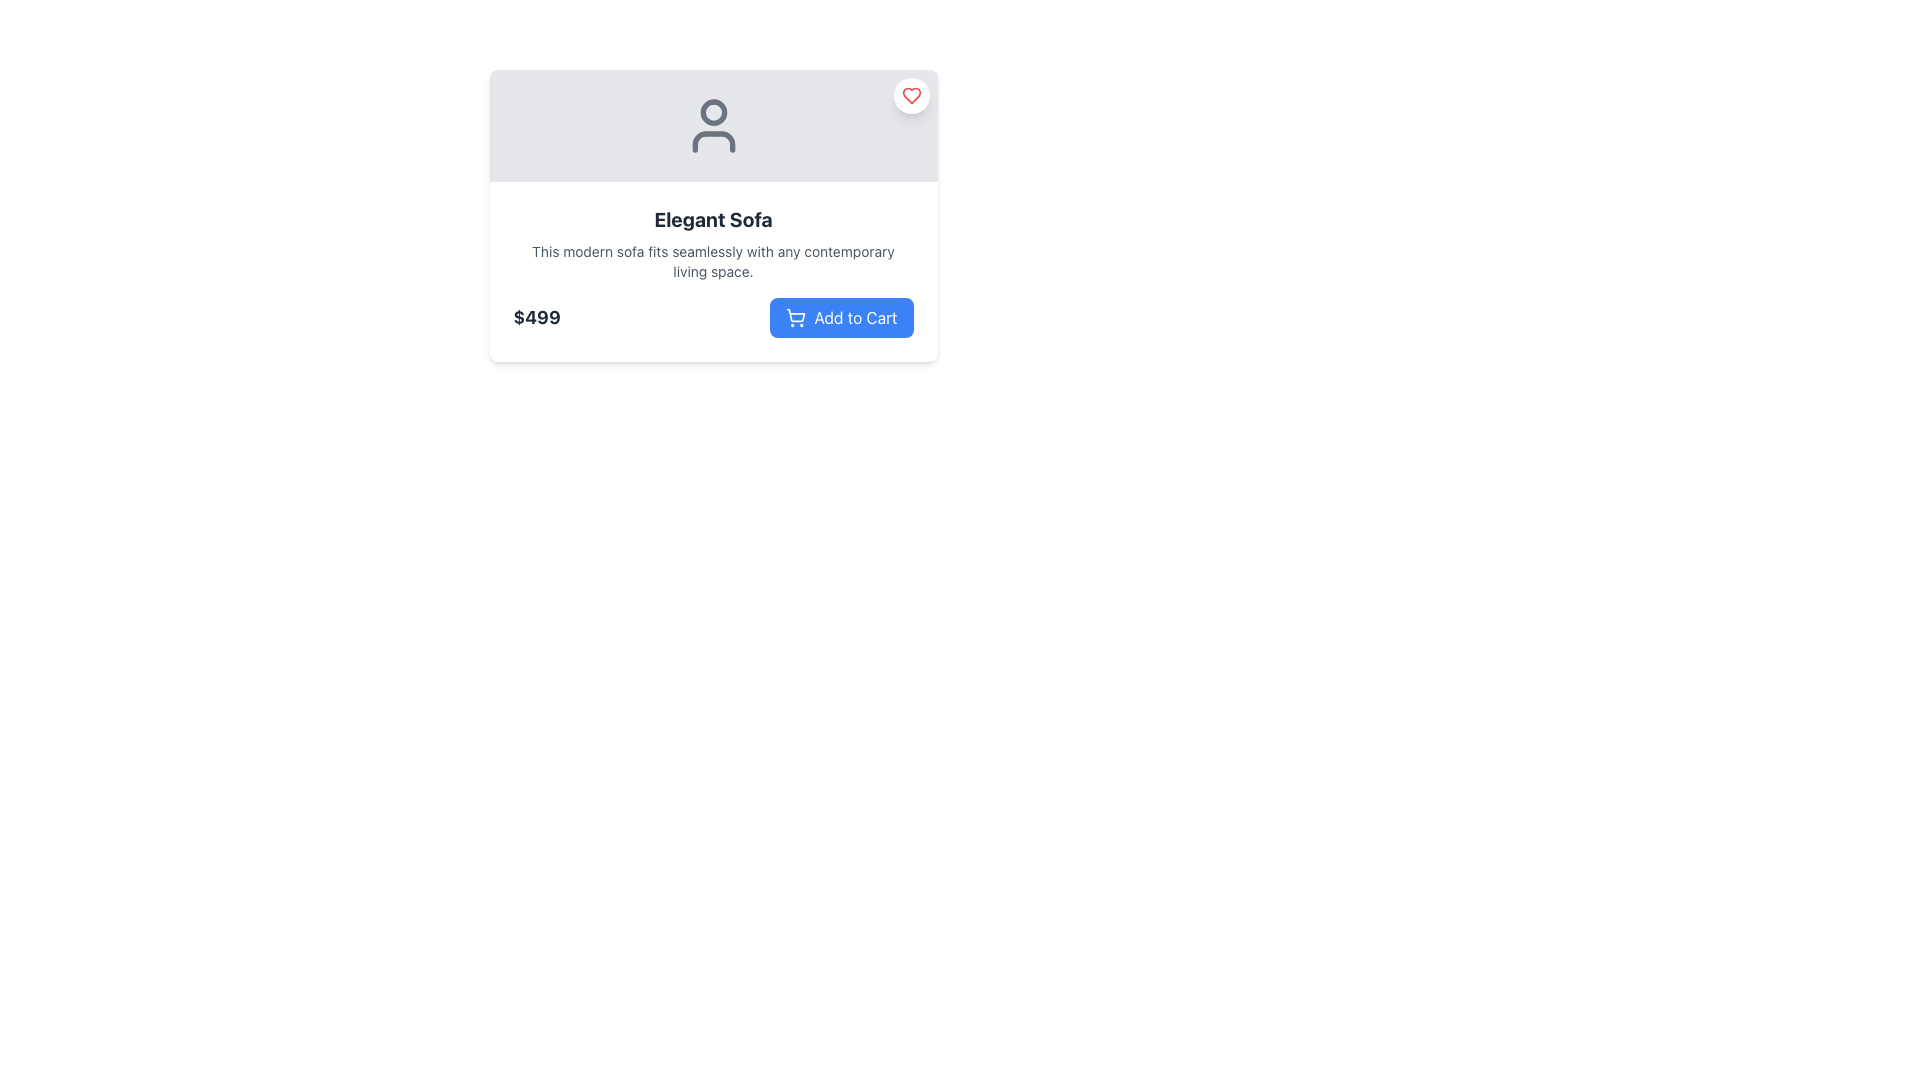  What do you see at coordinates (713, 112) in the screenshot?
I see `the circular shape that represents the head of the user profile icon in the SVG graphic` at bounding box center [713, 112].